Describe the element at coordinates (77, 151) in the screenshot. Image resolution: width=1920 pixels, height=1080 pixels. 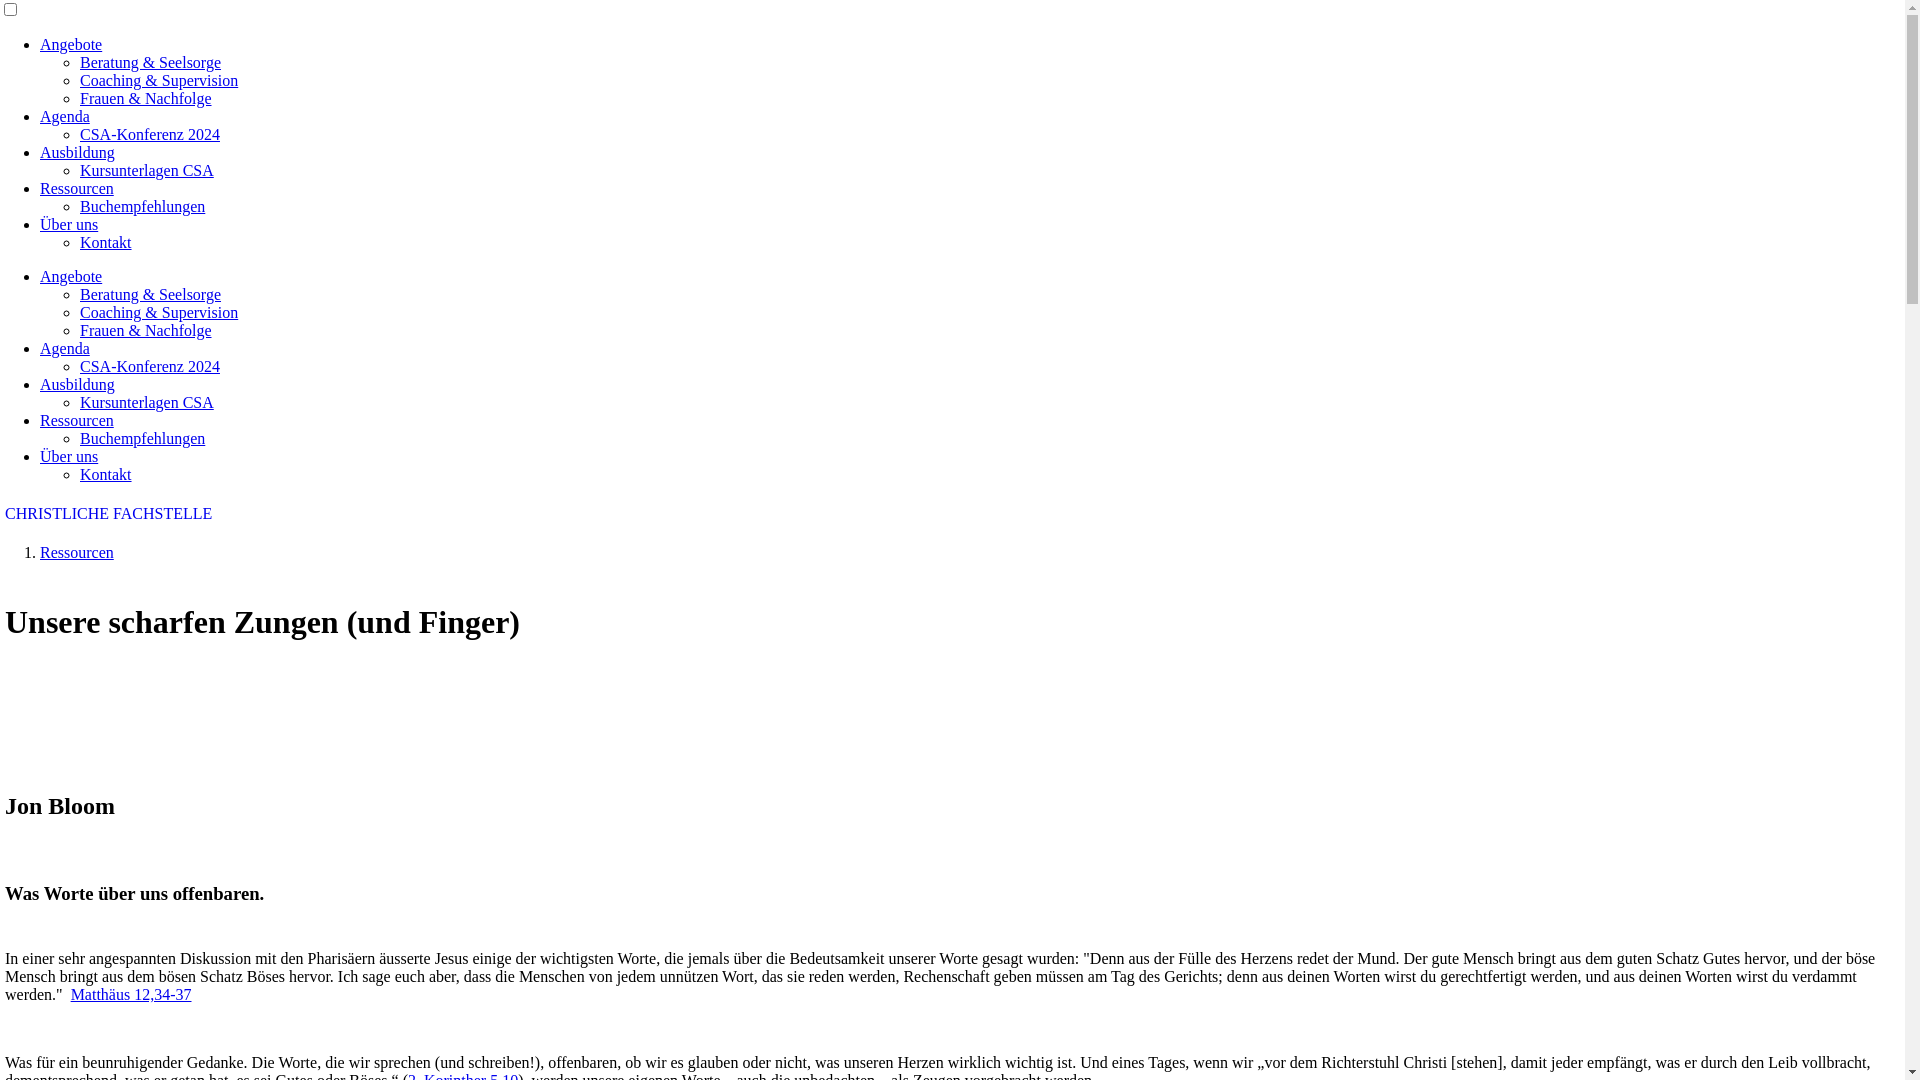
I see `'Ausbildung'` at that location.